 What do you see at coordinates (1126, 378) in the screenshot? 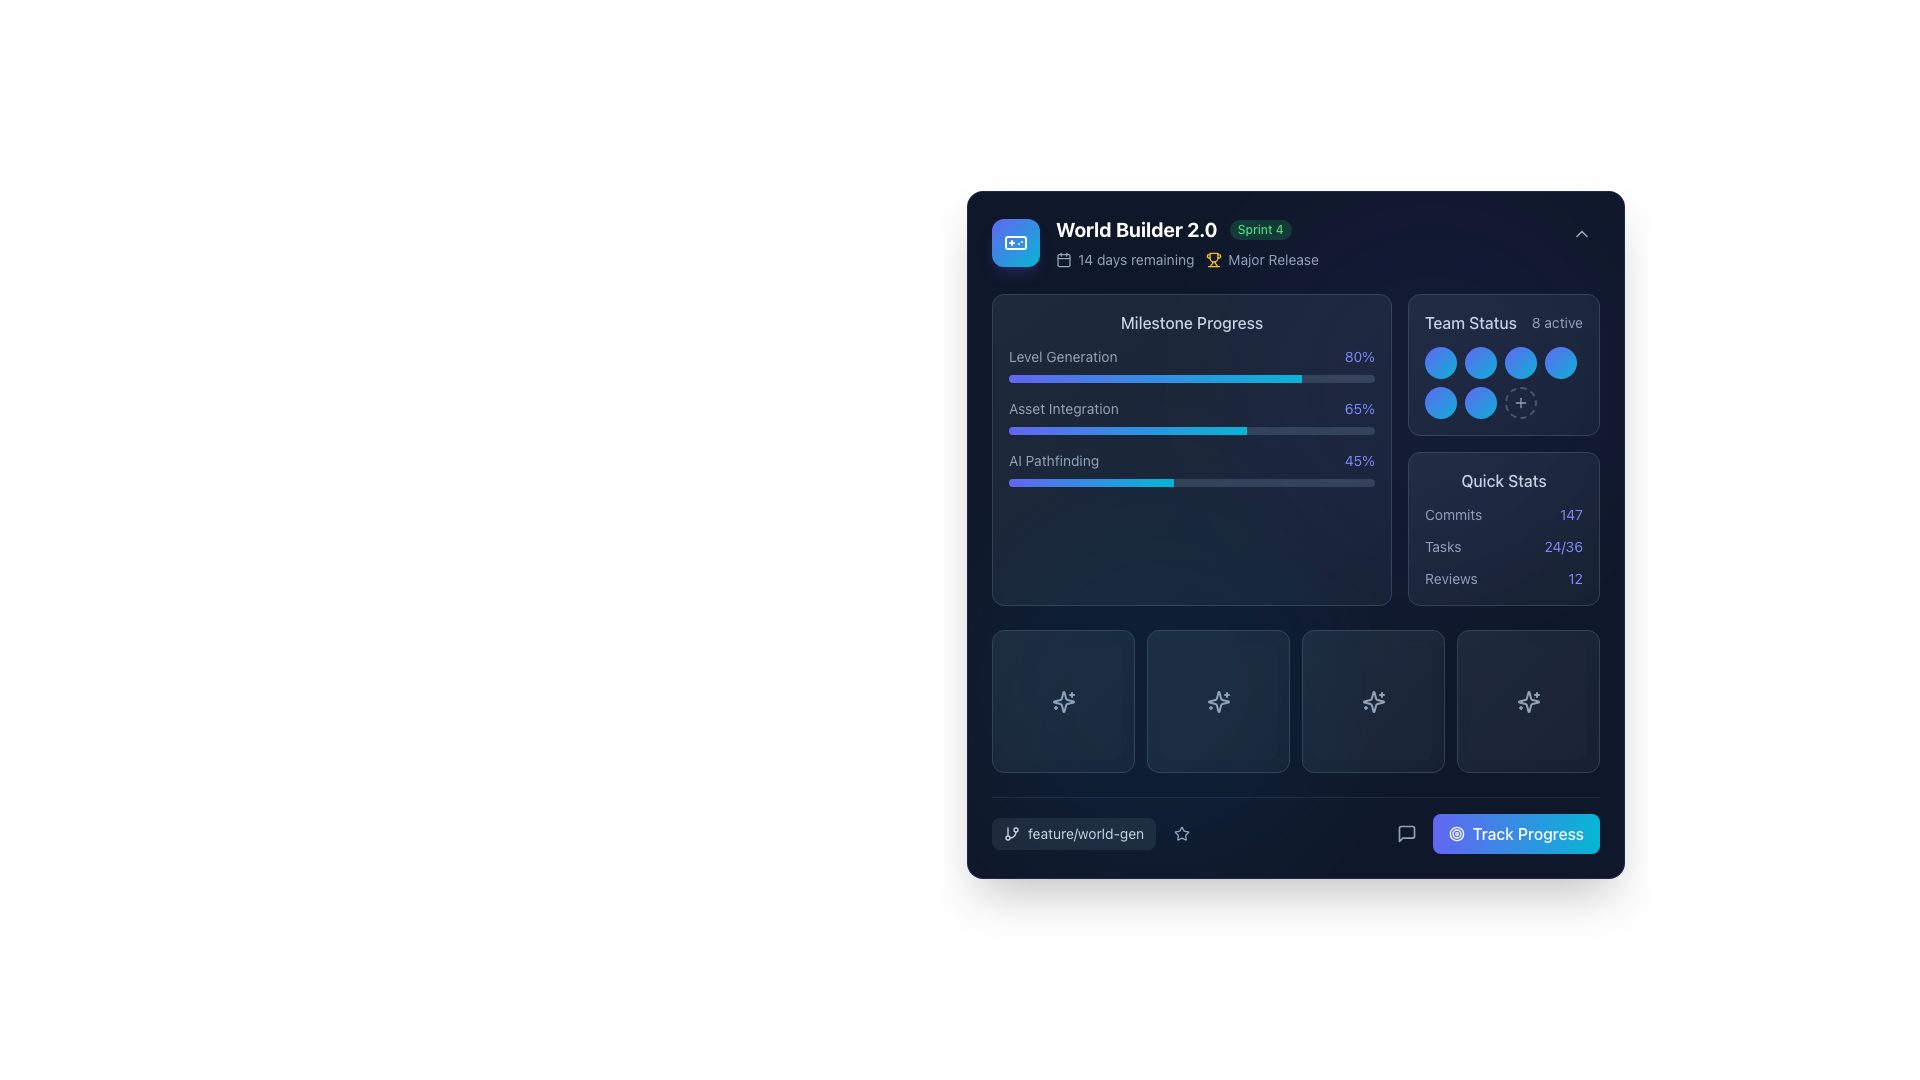
I see `progress` at bounding box center [1126, 378].